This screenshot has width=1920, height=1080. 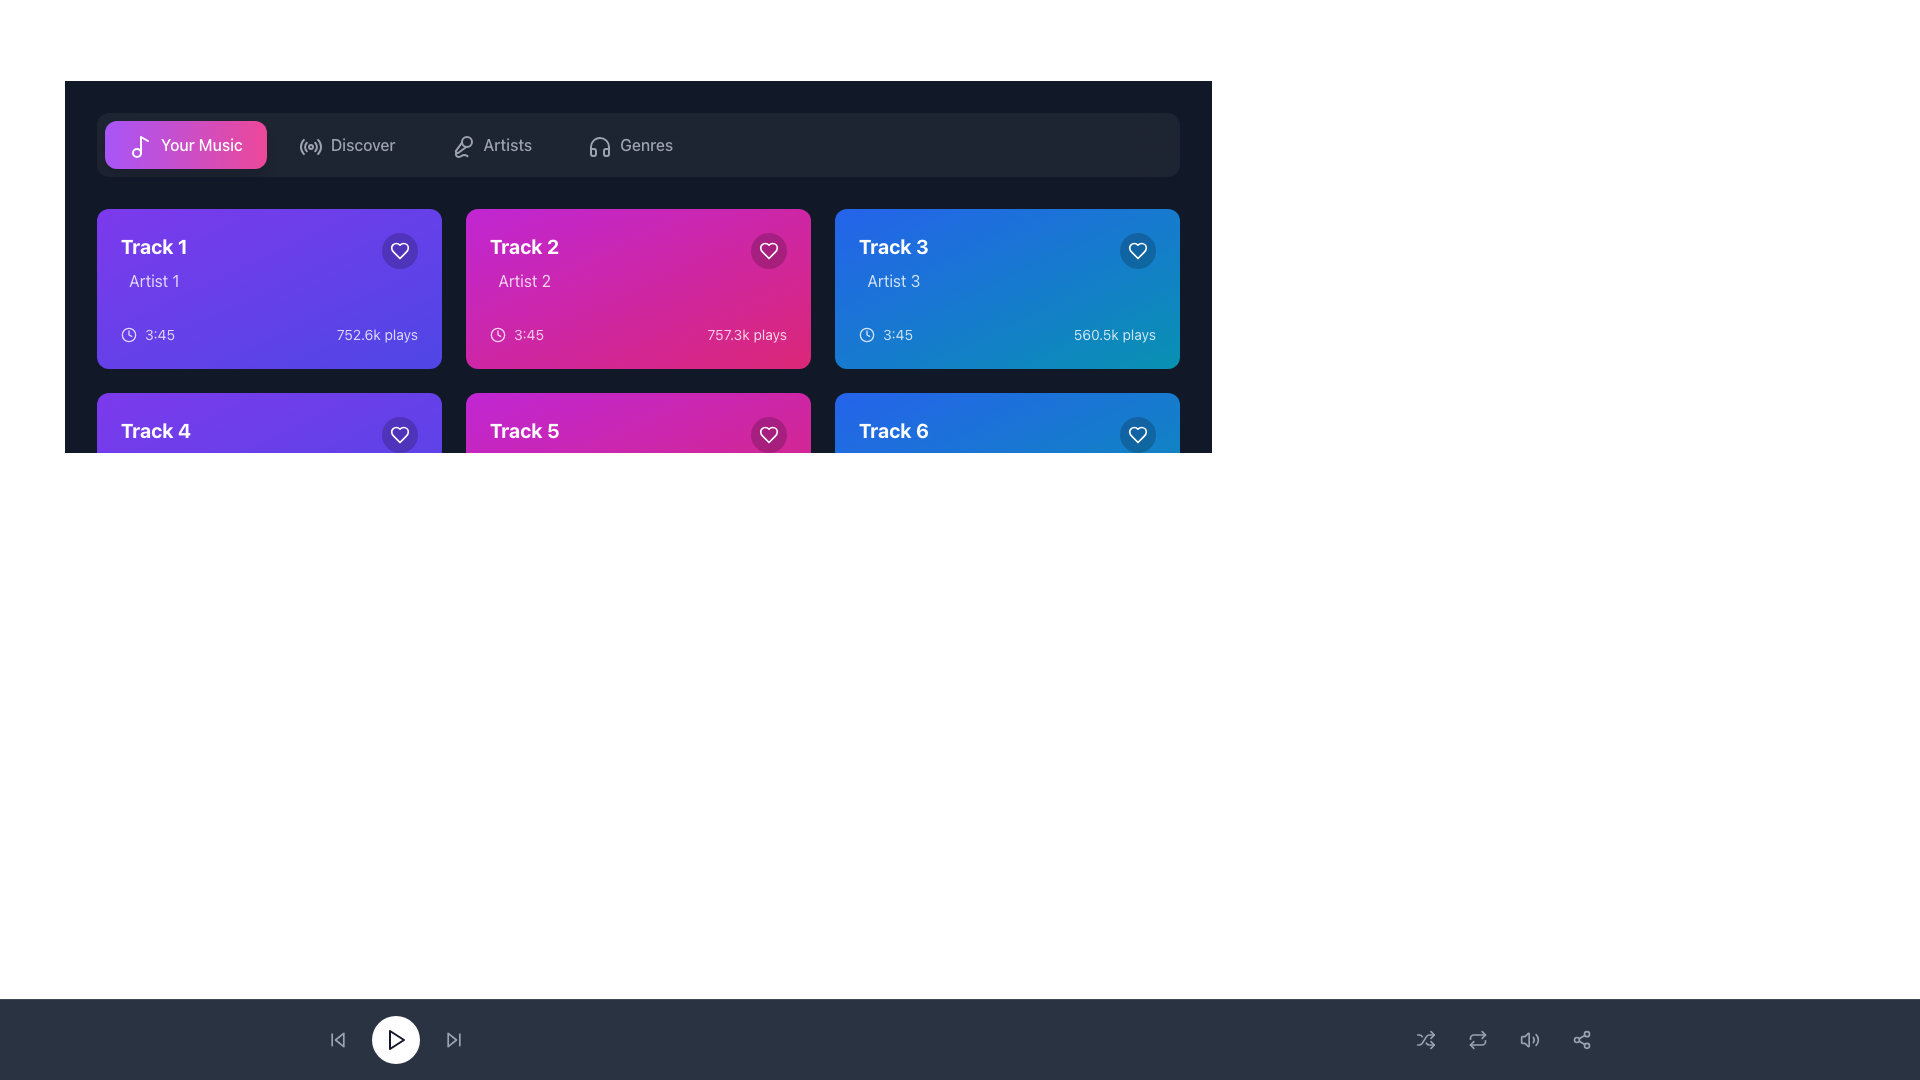 I want to click on the circular button with a semi-transparent dark background and an outlined heart icon in the top-right corner of the 'Track 1' section, so click(x=399, y=249).